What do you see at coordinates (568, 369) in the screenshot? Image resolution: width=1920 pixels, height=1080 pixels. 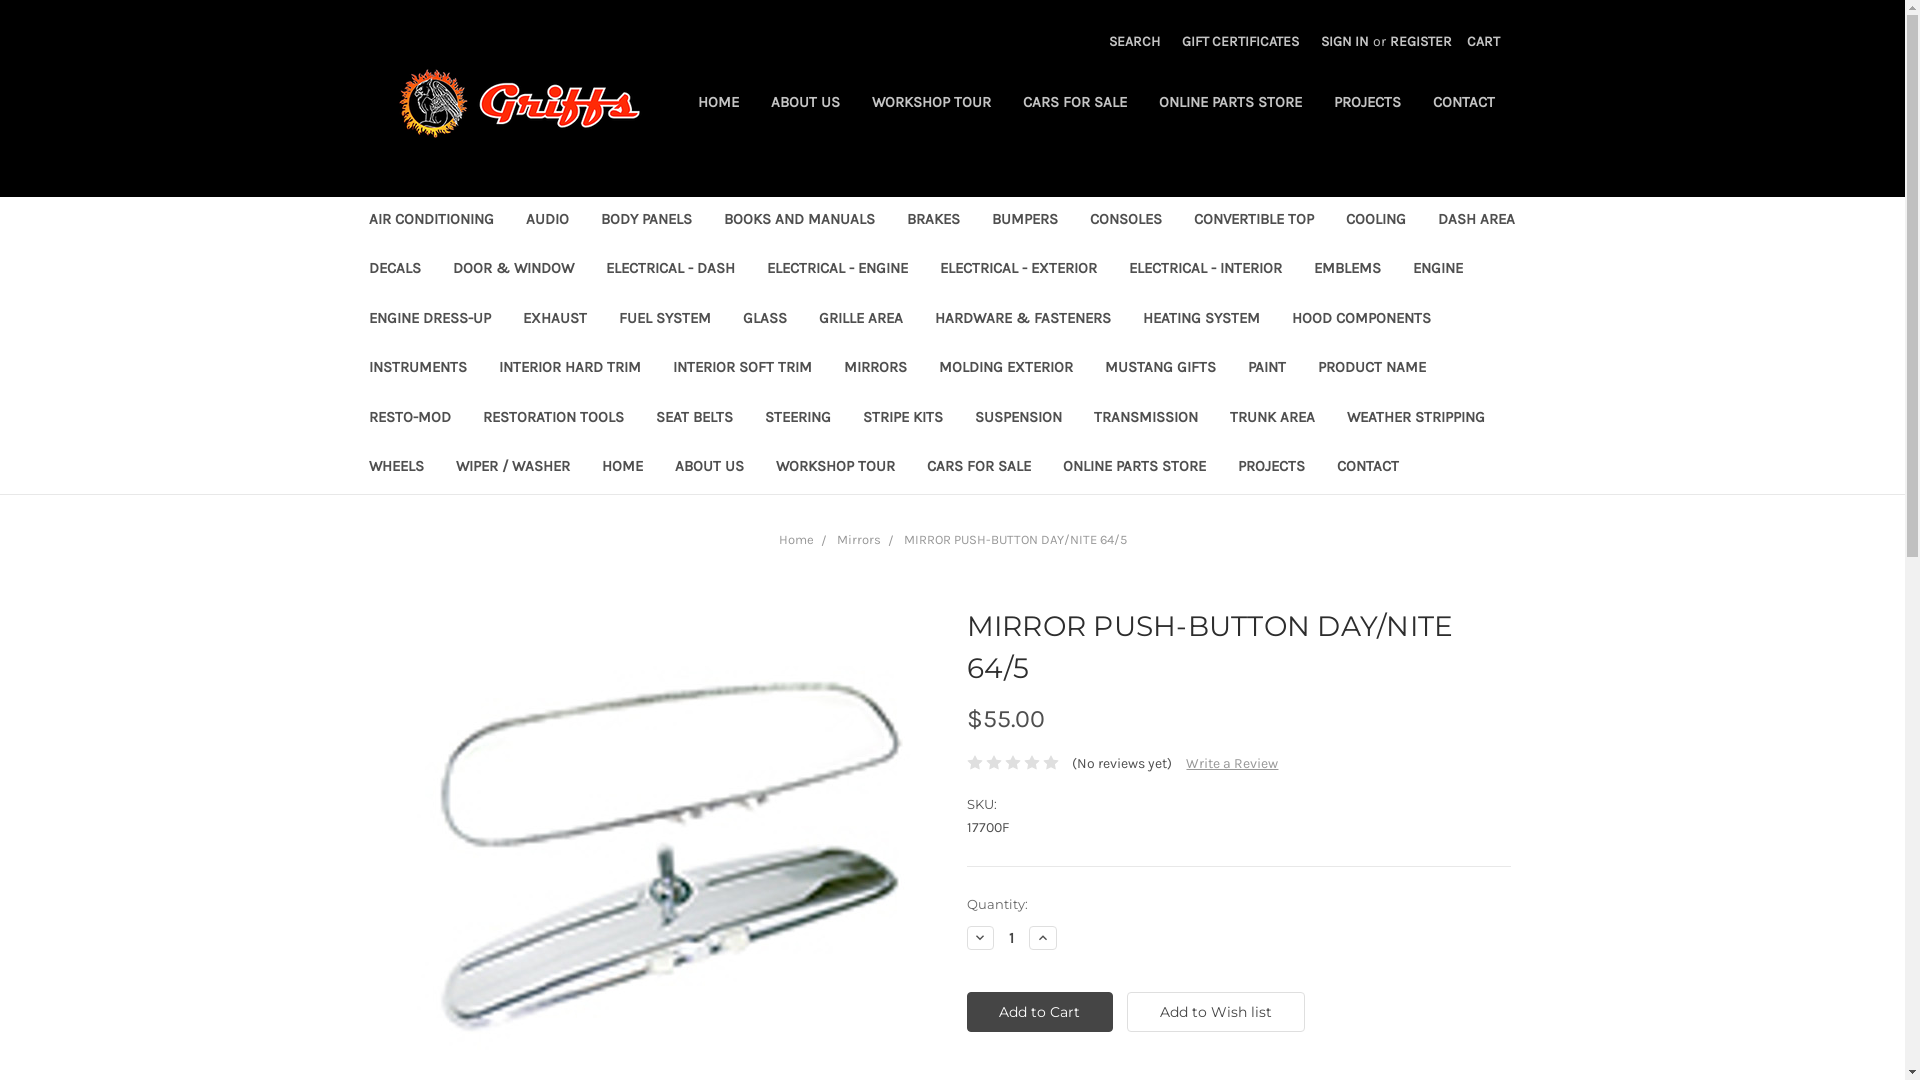 I see `'INTERIOR HARD TRIM'` at bounding box center [568, 369].